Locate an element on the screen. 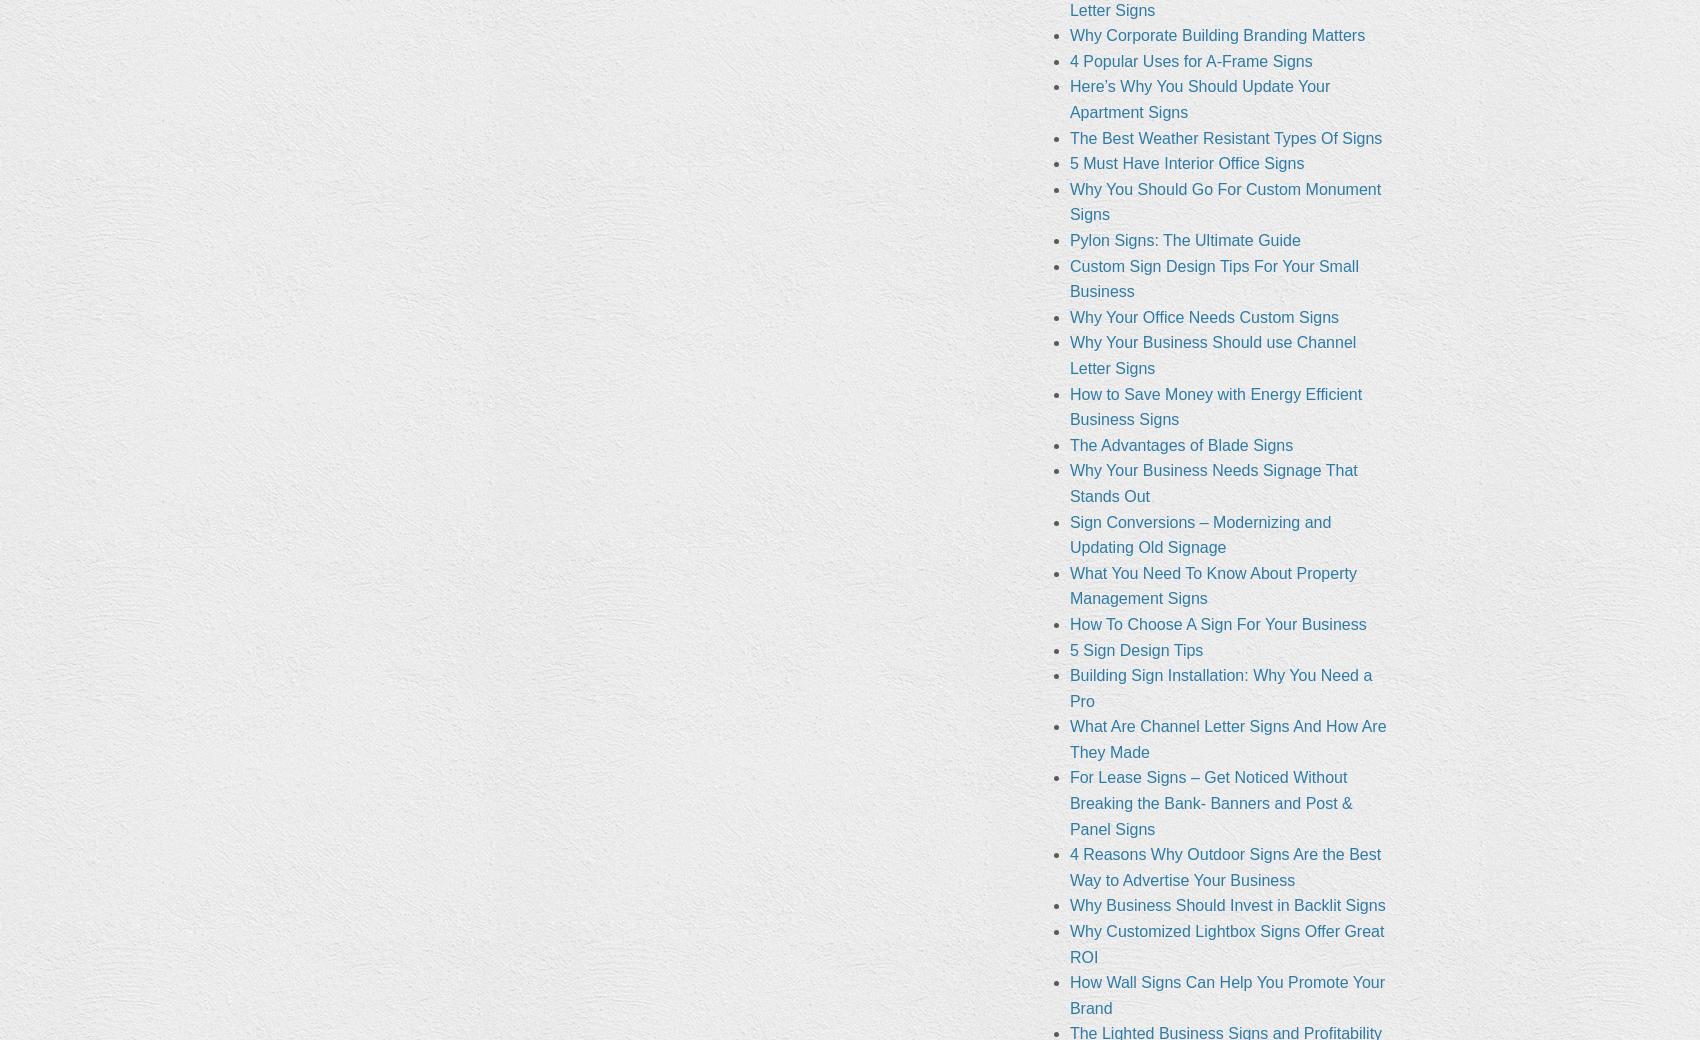 The height and width of the screenshot is (1040, 1700). 'Here’s Why You Should Update Your Apartment Signs' is located at coordinates (1198, 98).